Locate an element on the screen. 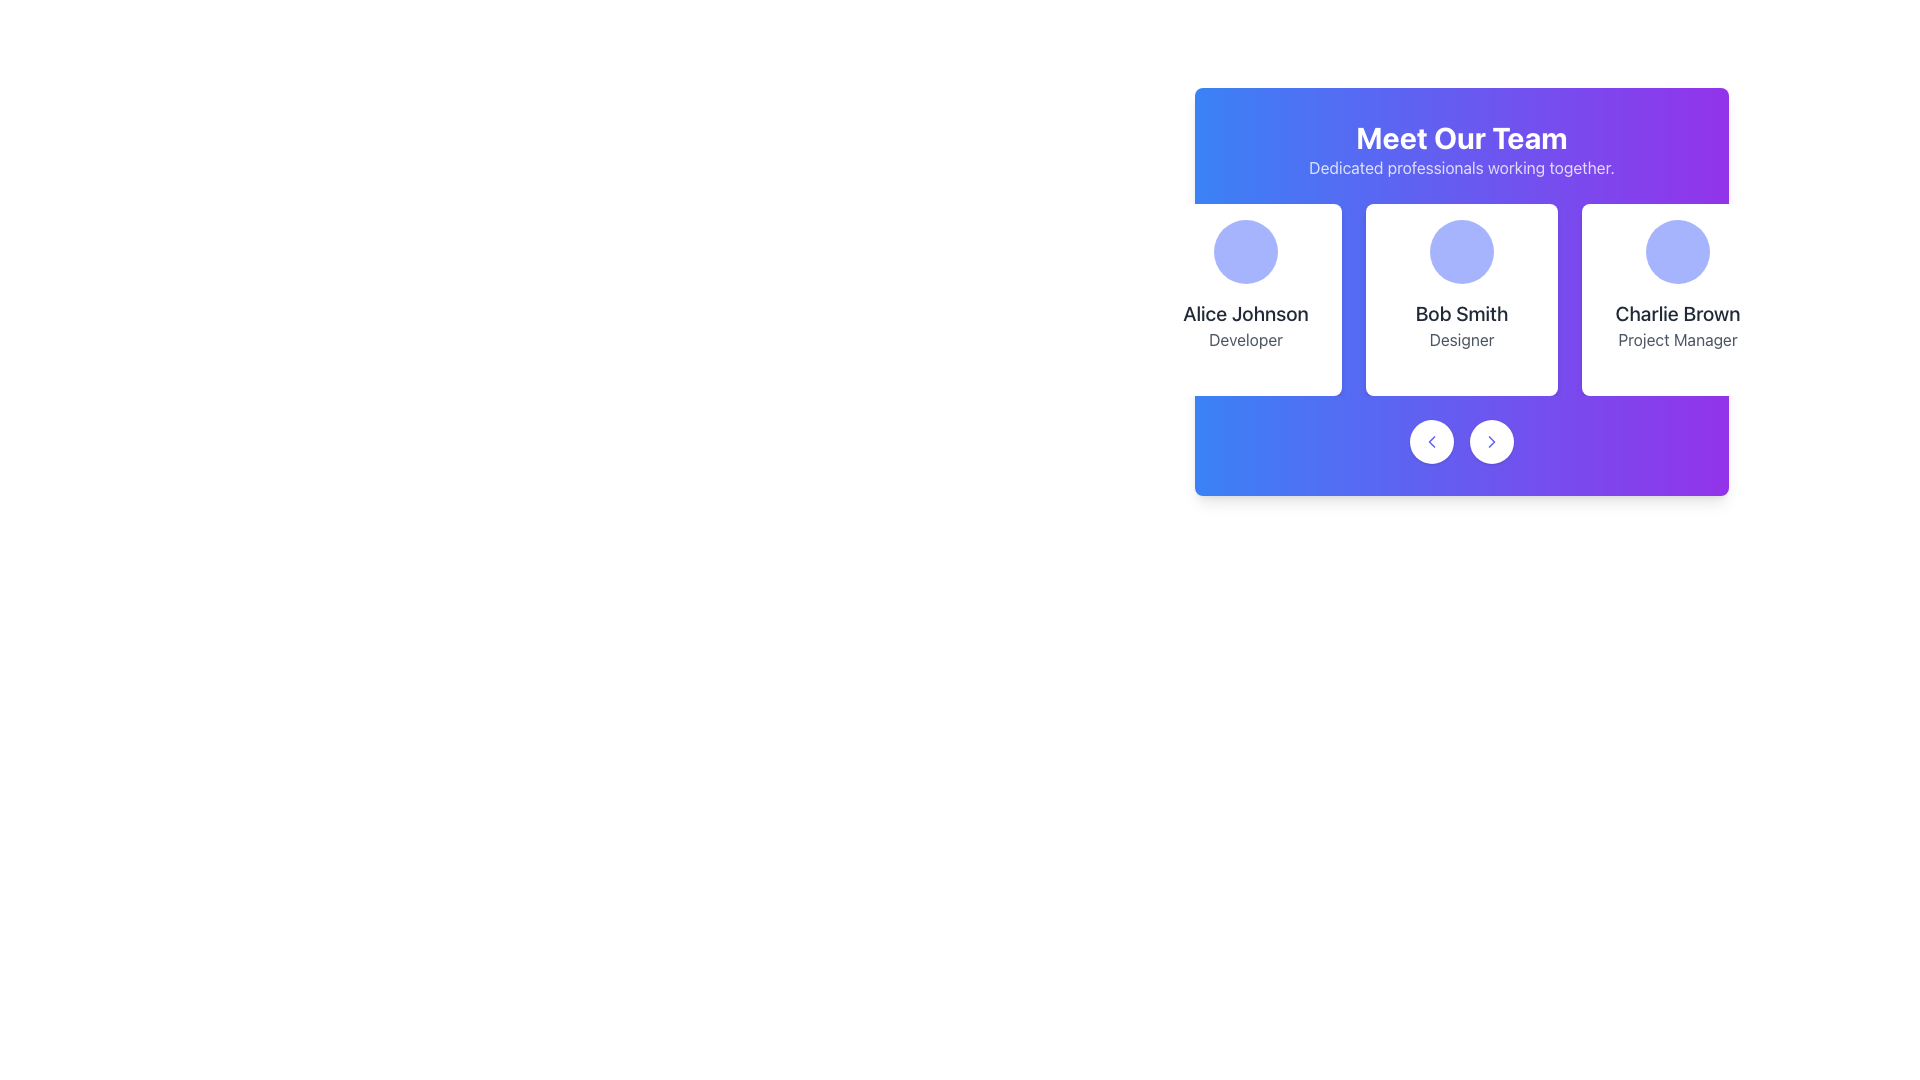 This screenshot has height=1080, width=1920. the Text Label that provides contextual information about the team's collaborative nature, positioned below the 'Meet Our Team' heading is located at coordinates (1462, 167).